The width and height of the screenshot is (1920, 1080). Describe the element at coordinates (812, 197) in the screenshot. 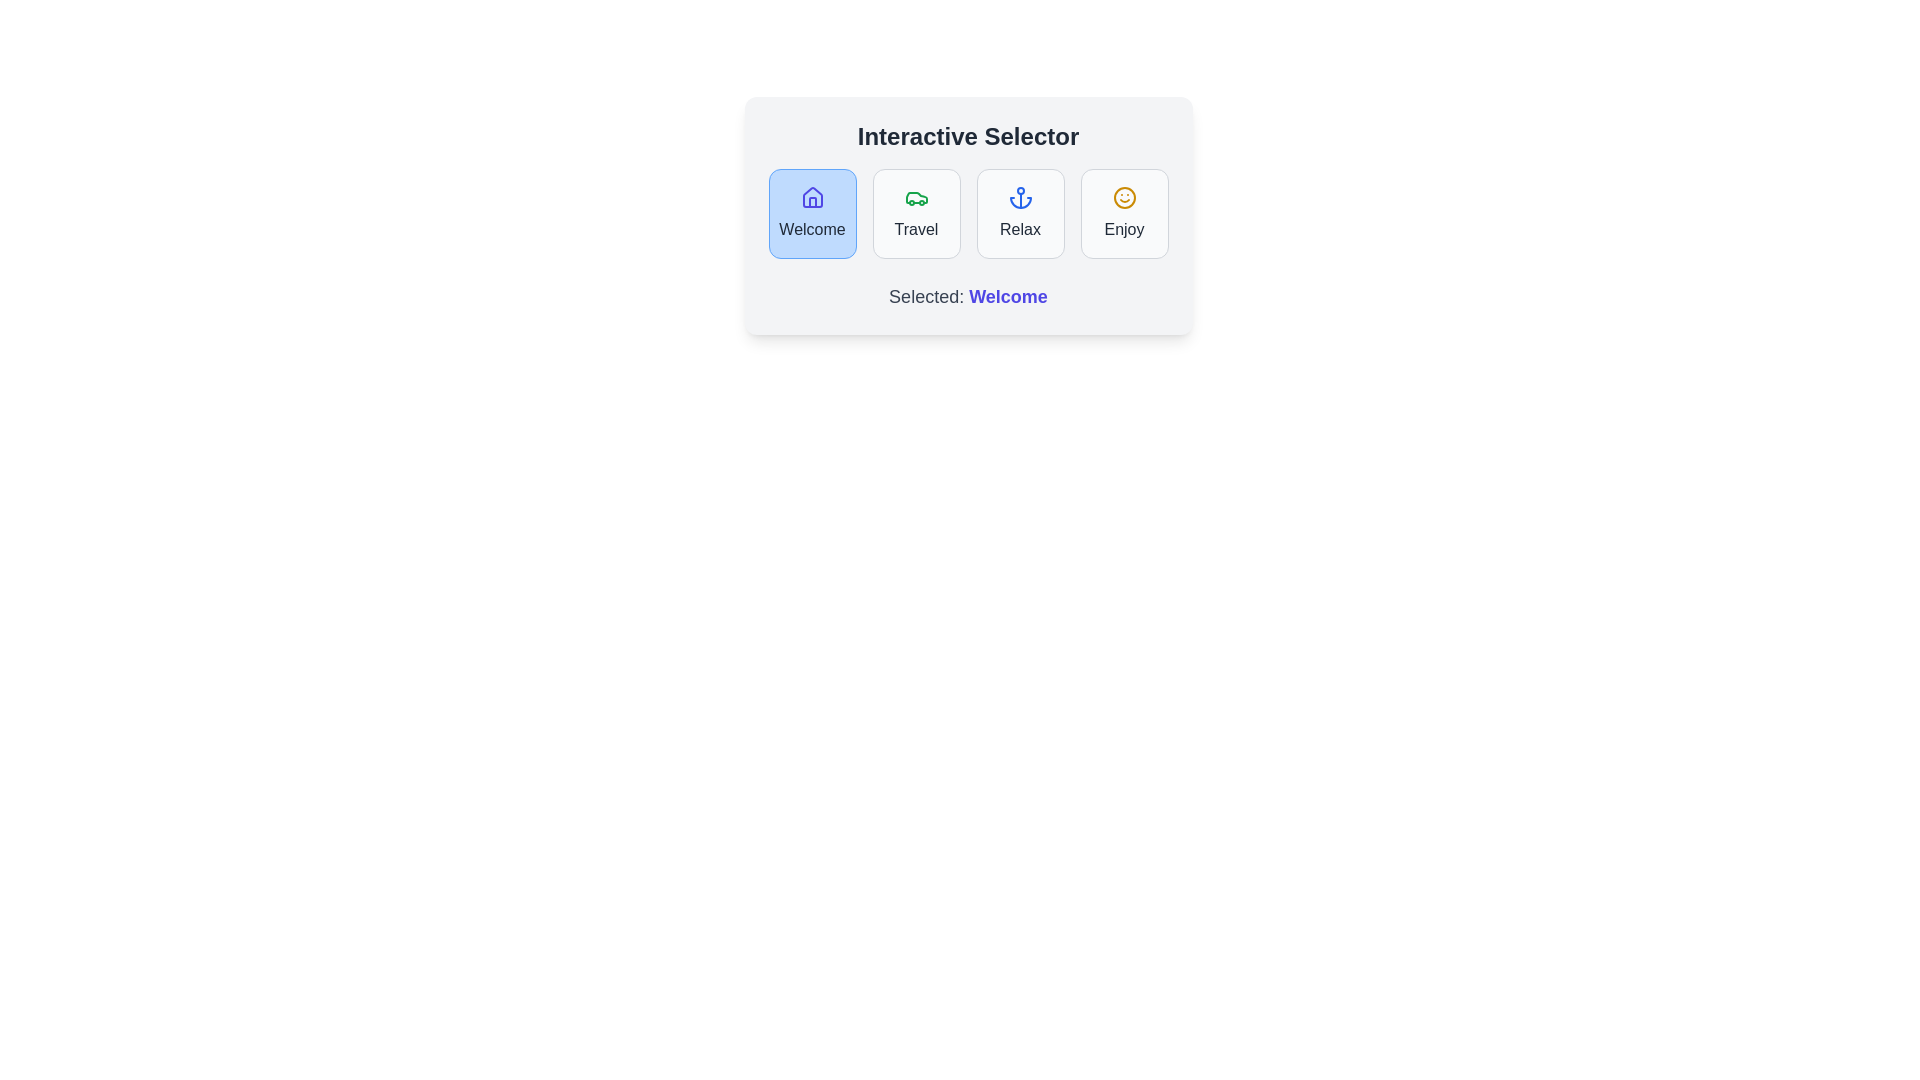

I see `the stylized house-shaped icon in the 'Welcome' segment of the 'Interactive Selector' option group, which is the first option in a horizontal layout of four` at that location.